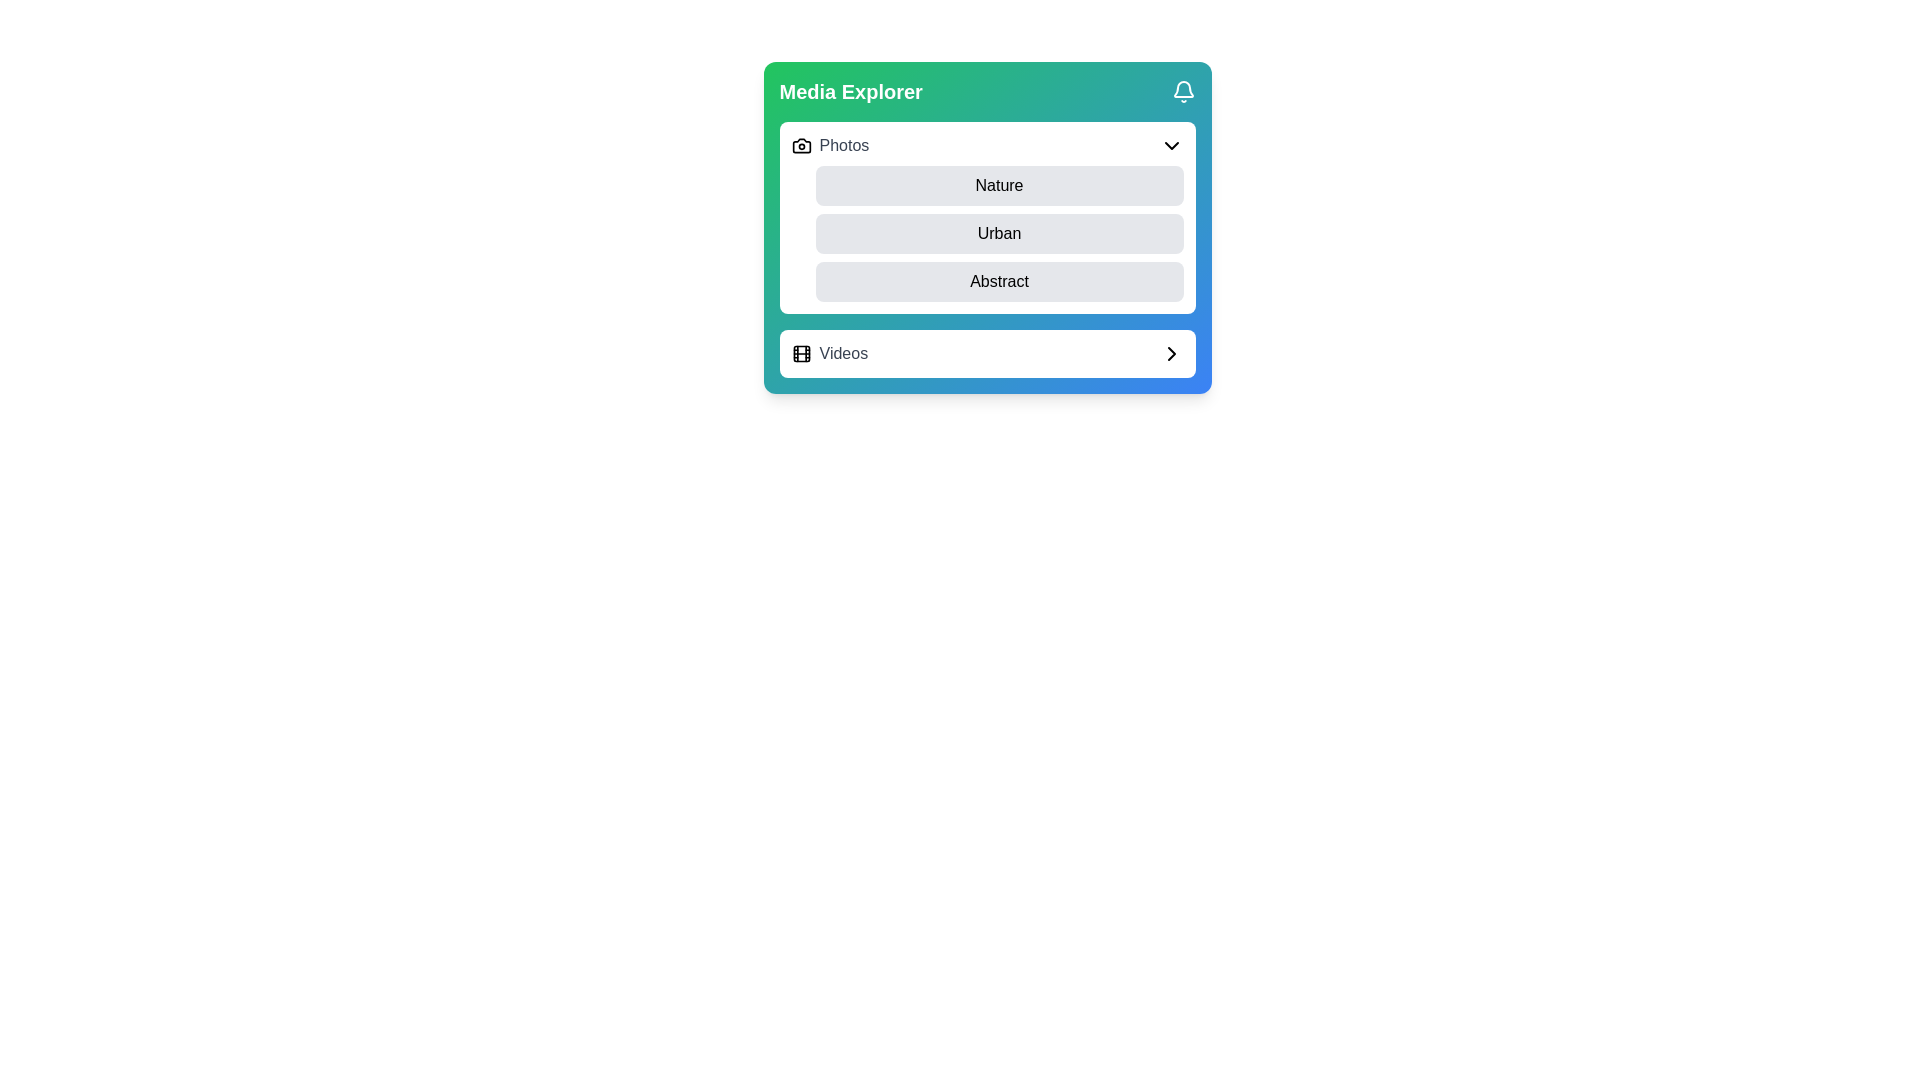 The image size is (1920, 1080). Describe the element at coordinates (987, 249) in the screenshot. I see `the 'Urban' option in the Clickable Option Box, which is a rectangular box with rounded corners and a light gray background located centrally among three vertically stacked options under the 'Photos' section` at that location.